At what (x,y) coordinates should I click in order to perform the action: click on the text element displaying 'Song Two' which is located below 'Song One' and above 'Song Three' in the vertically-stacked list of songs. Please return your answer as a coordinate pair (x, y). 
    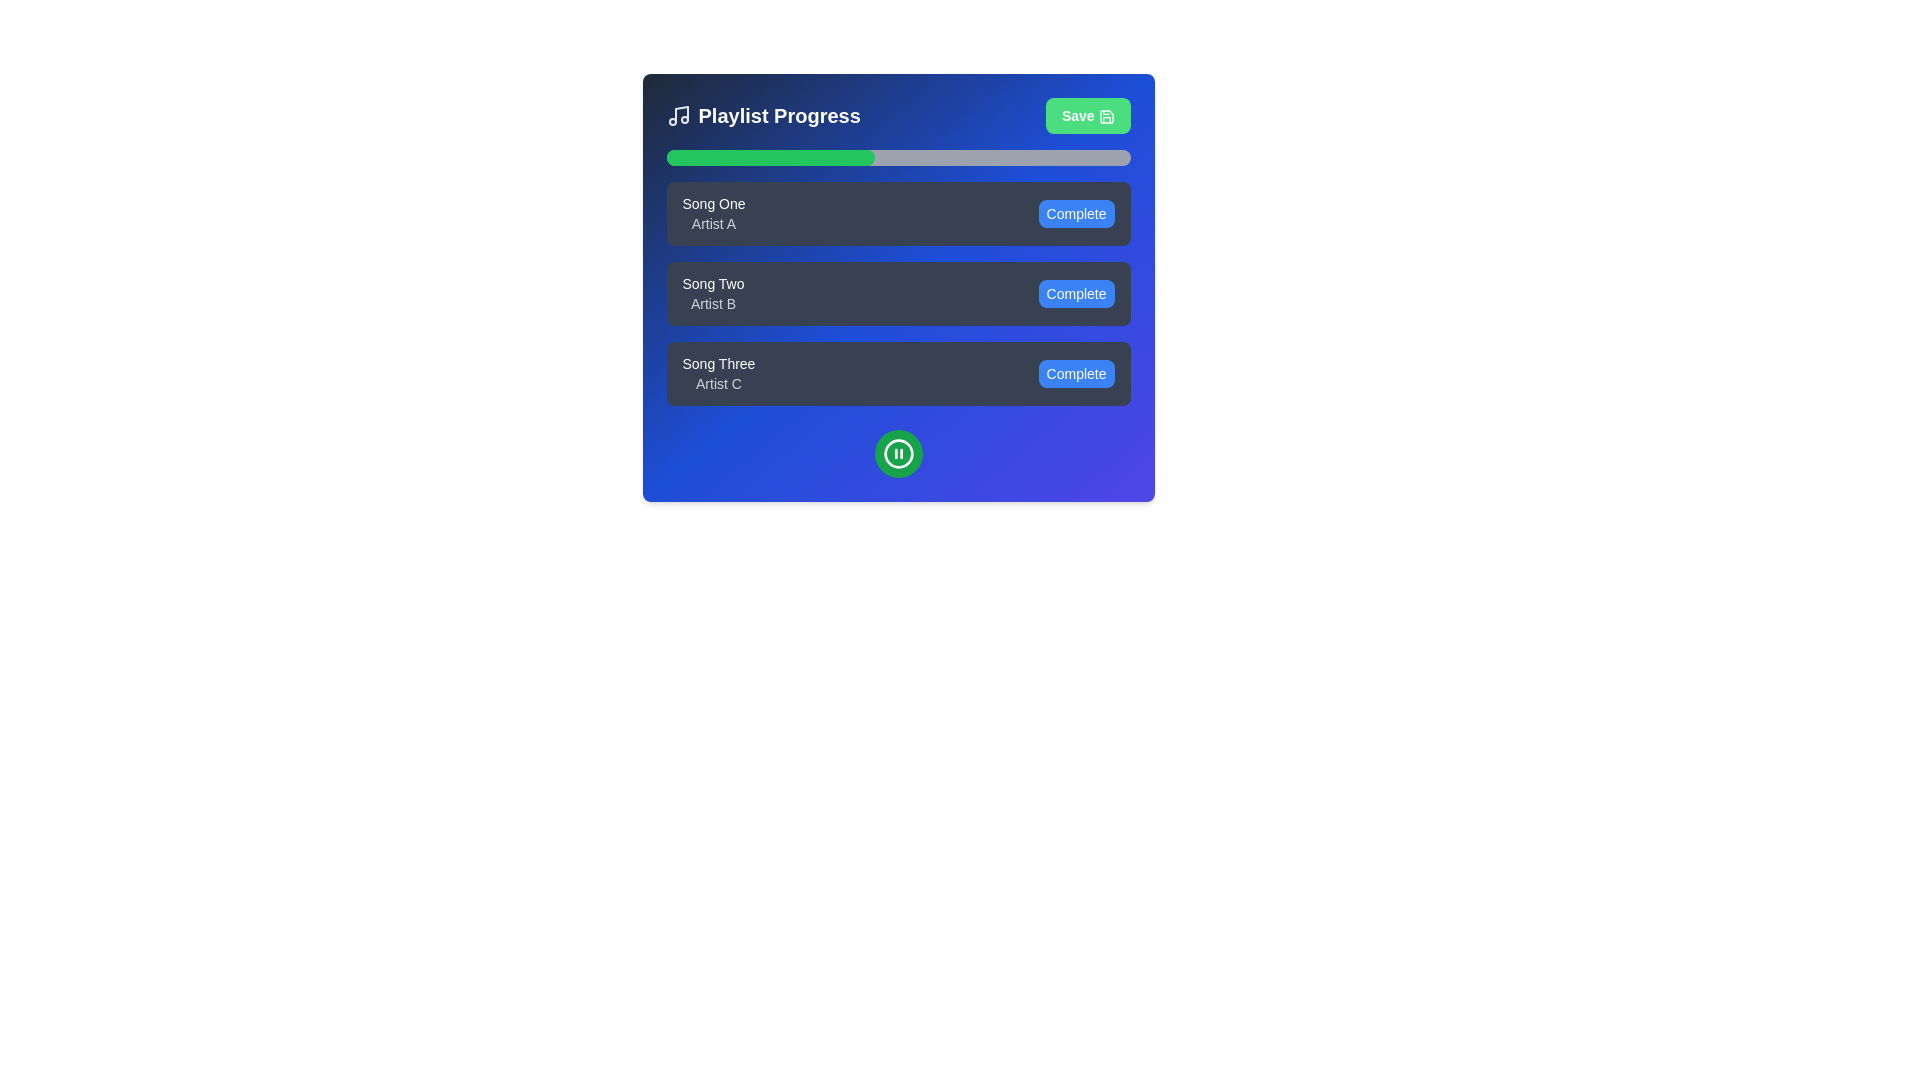
    Looking at the image, I should click on (713, 293).